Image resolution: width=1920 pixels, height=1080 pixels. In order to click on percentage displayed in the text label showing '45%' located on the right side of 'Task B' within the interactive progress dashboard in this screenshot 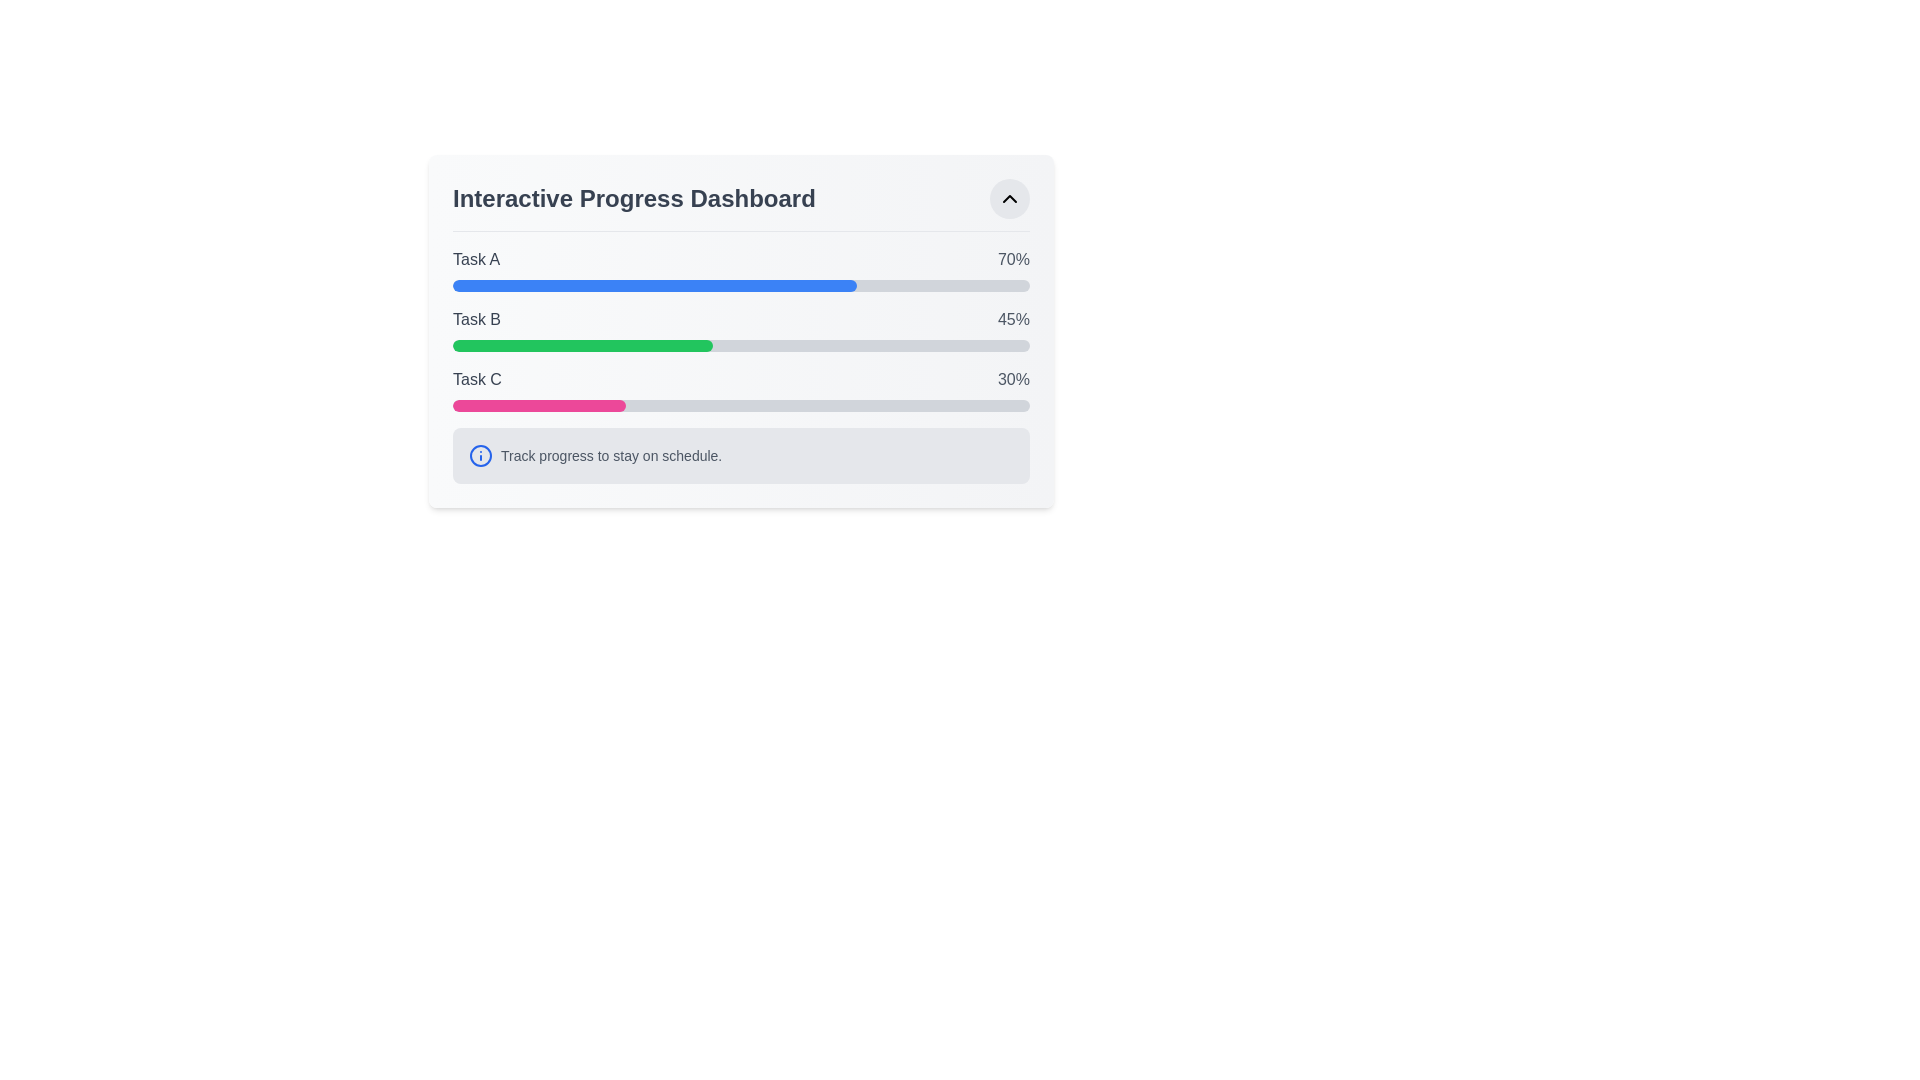, I will do `click(1013, 319)`.